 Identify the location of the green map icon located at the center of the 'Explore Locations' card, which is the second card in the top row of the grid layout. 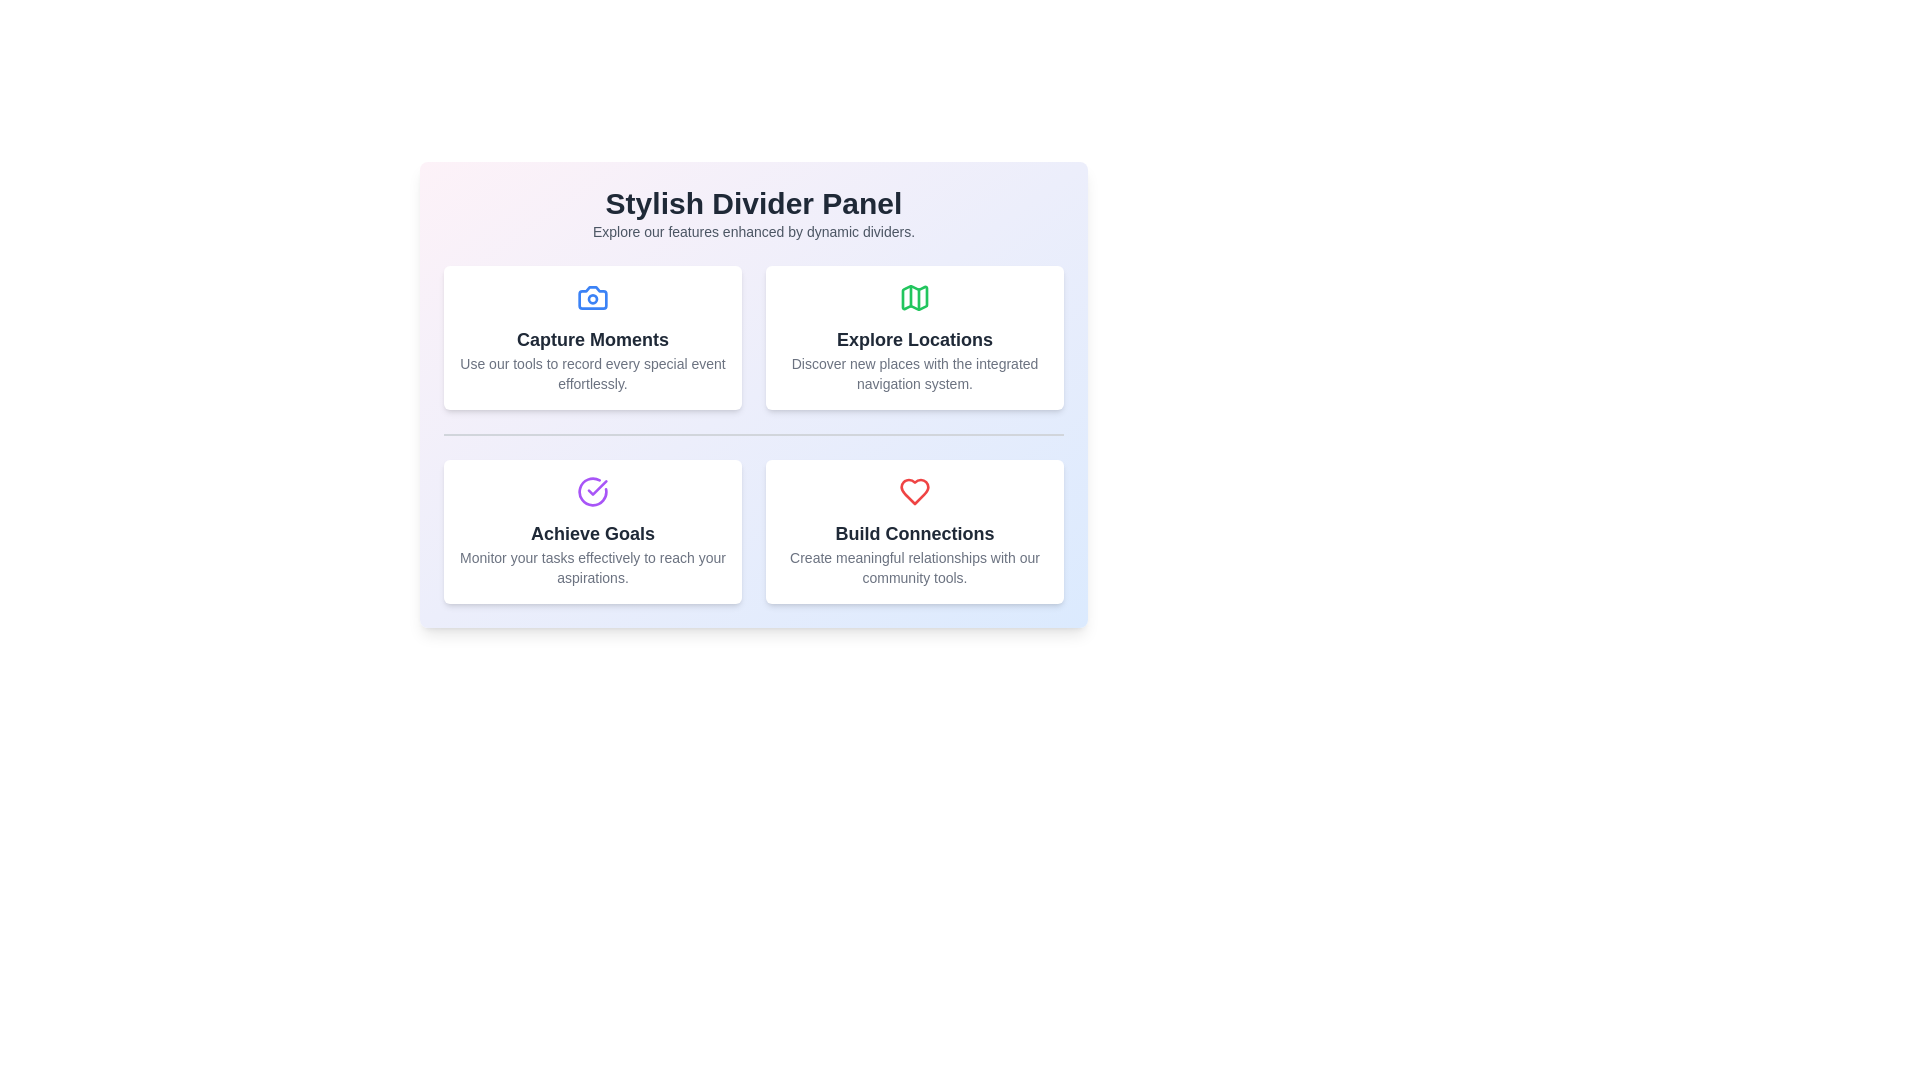
(914, 297).